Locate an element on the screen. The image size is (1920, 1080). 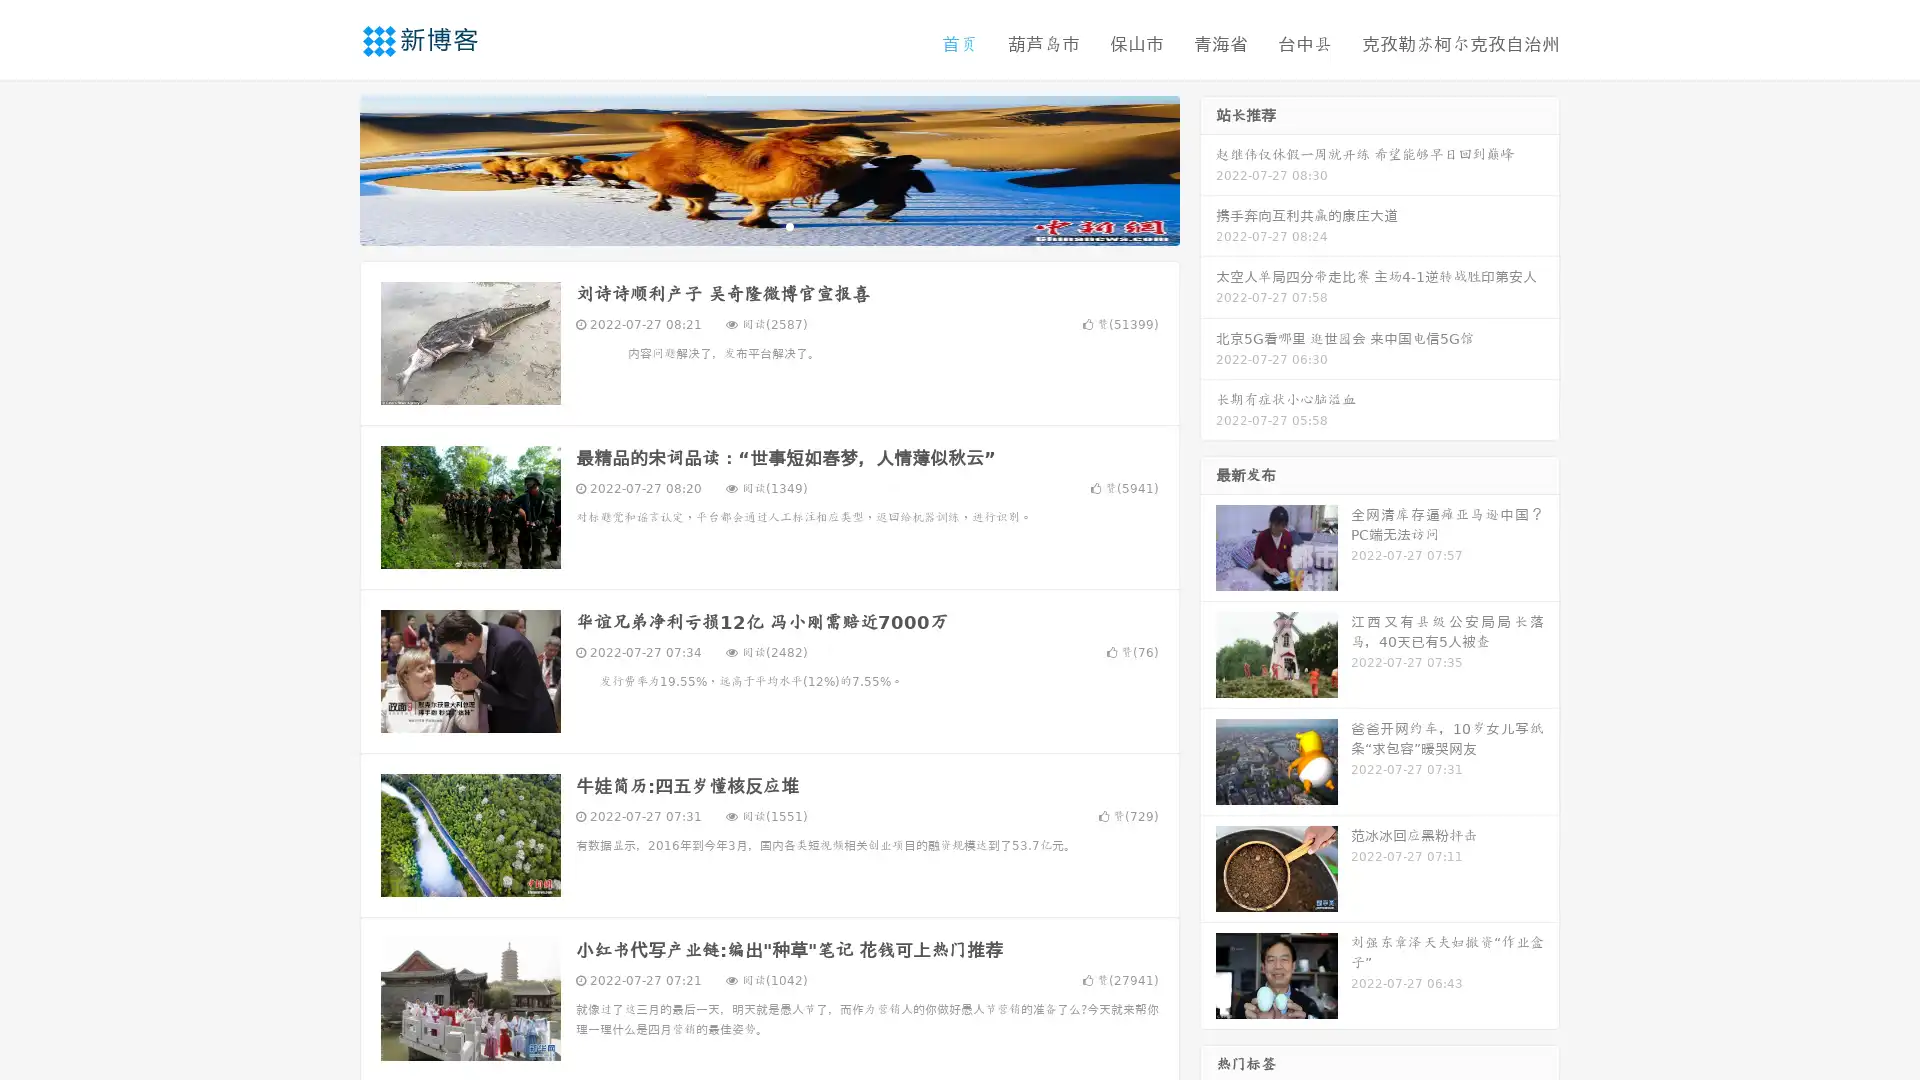
Go to slide 3 is located at coordinates (789, 225).